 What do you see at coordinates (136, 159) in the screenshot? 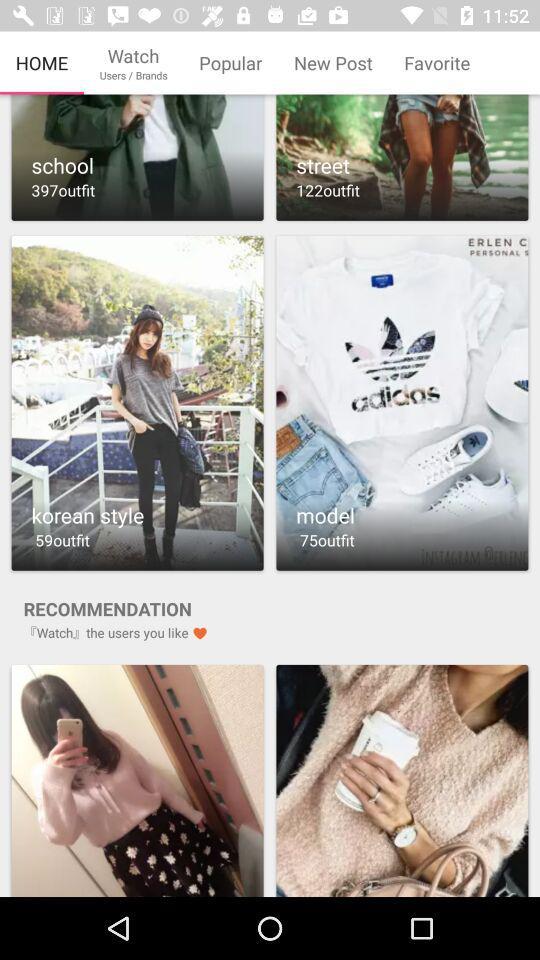
I see `the first image which is below home` at bounding box center [136, 159].